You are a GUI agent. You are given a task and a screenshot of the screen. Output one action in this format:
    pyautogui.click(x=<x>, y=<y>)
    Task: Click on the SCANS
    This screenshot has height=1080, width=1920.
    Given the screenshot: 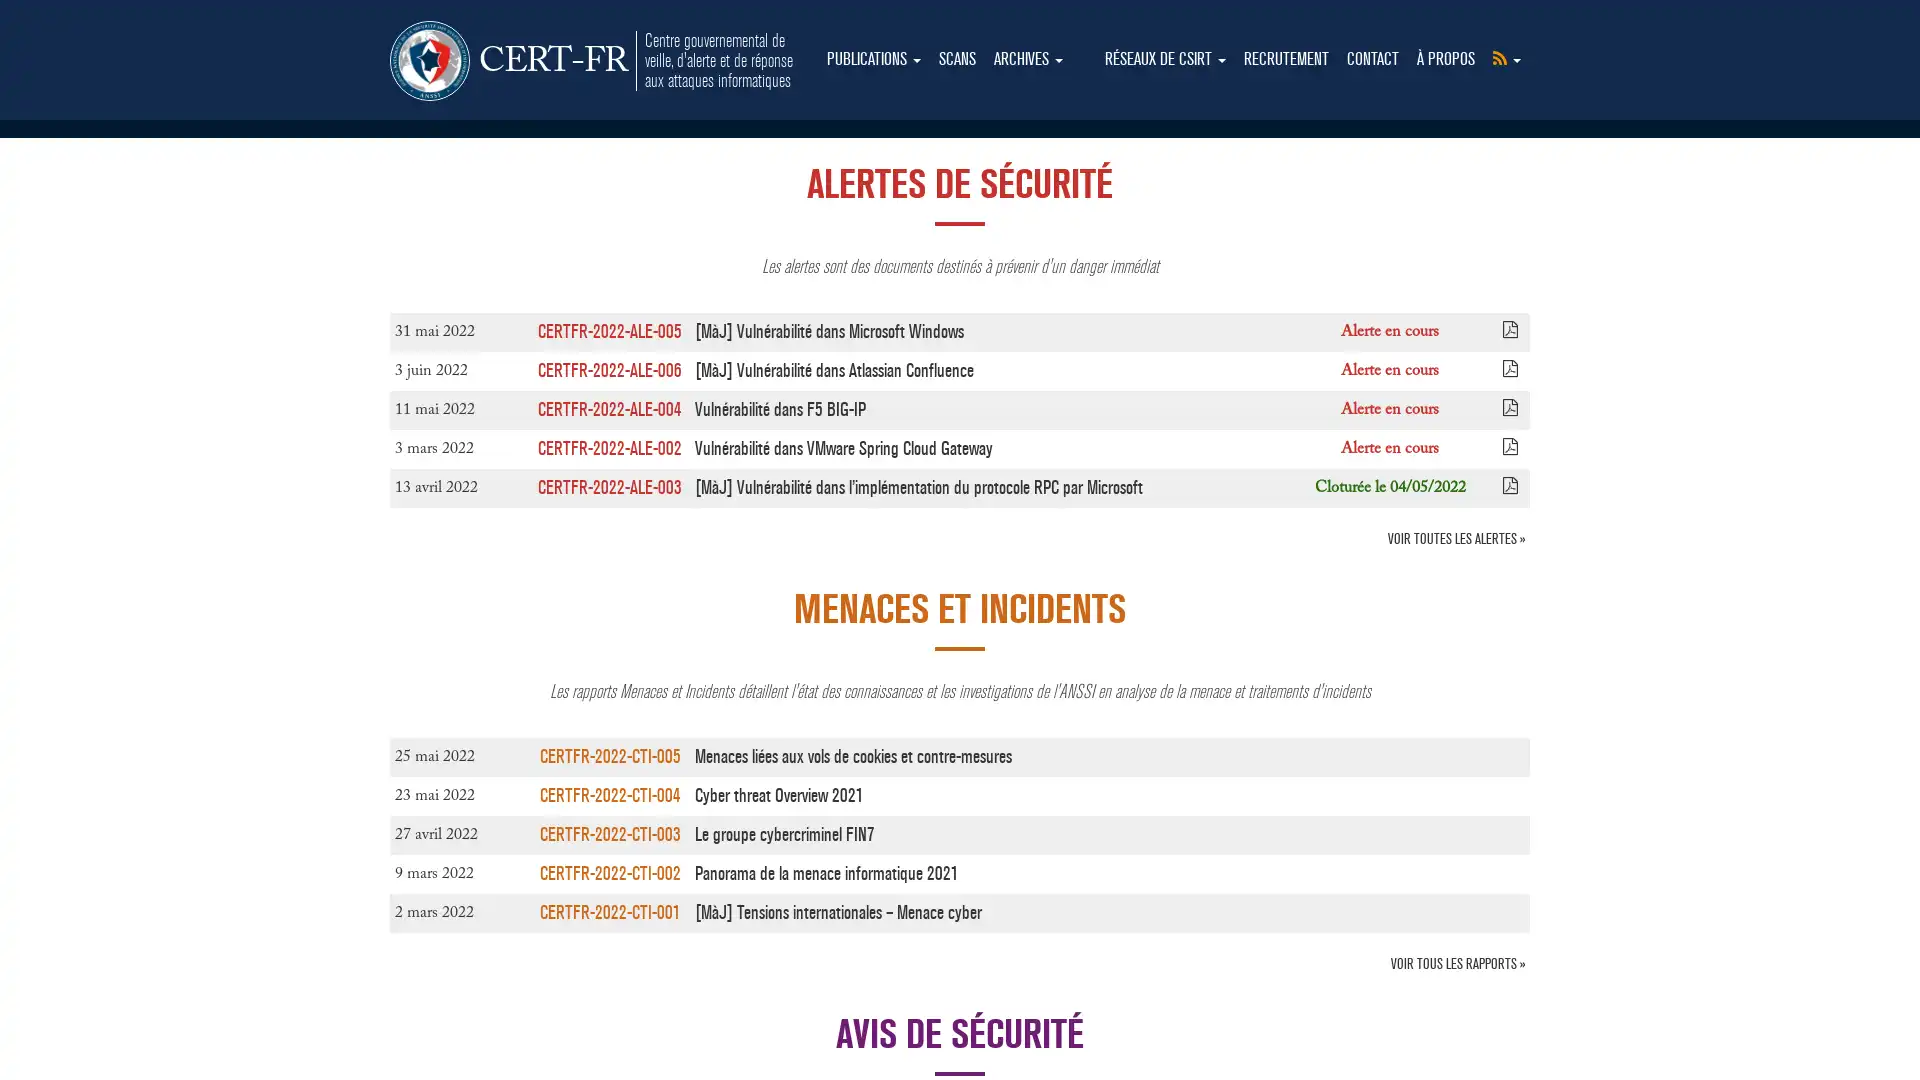 What is the action you would take?
    pyautogui.click(x=956, y=59)
    